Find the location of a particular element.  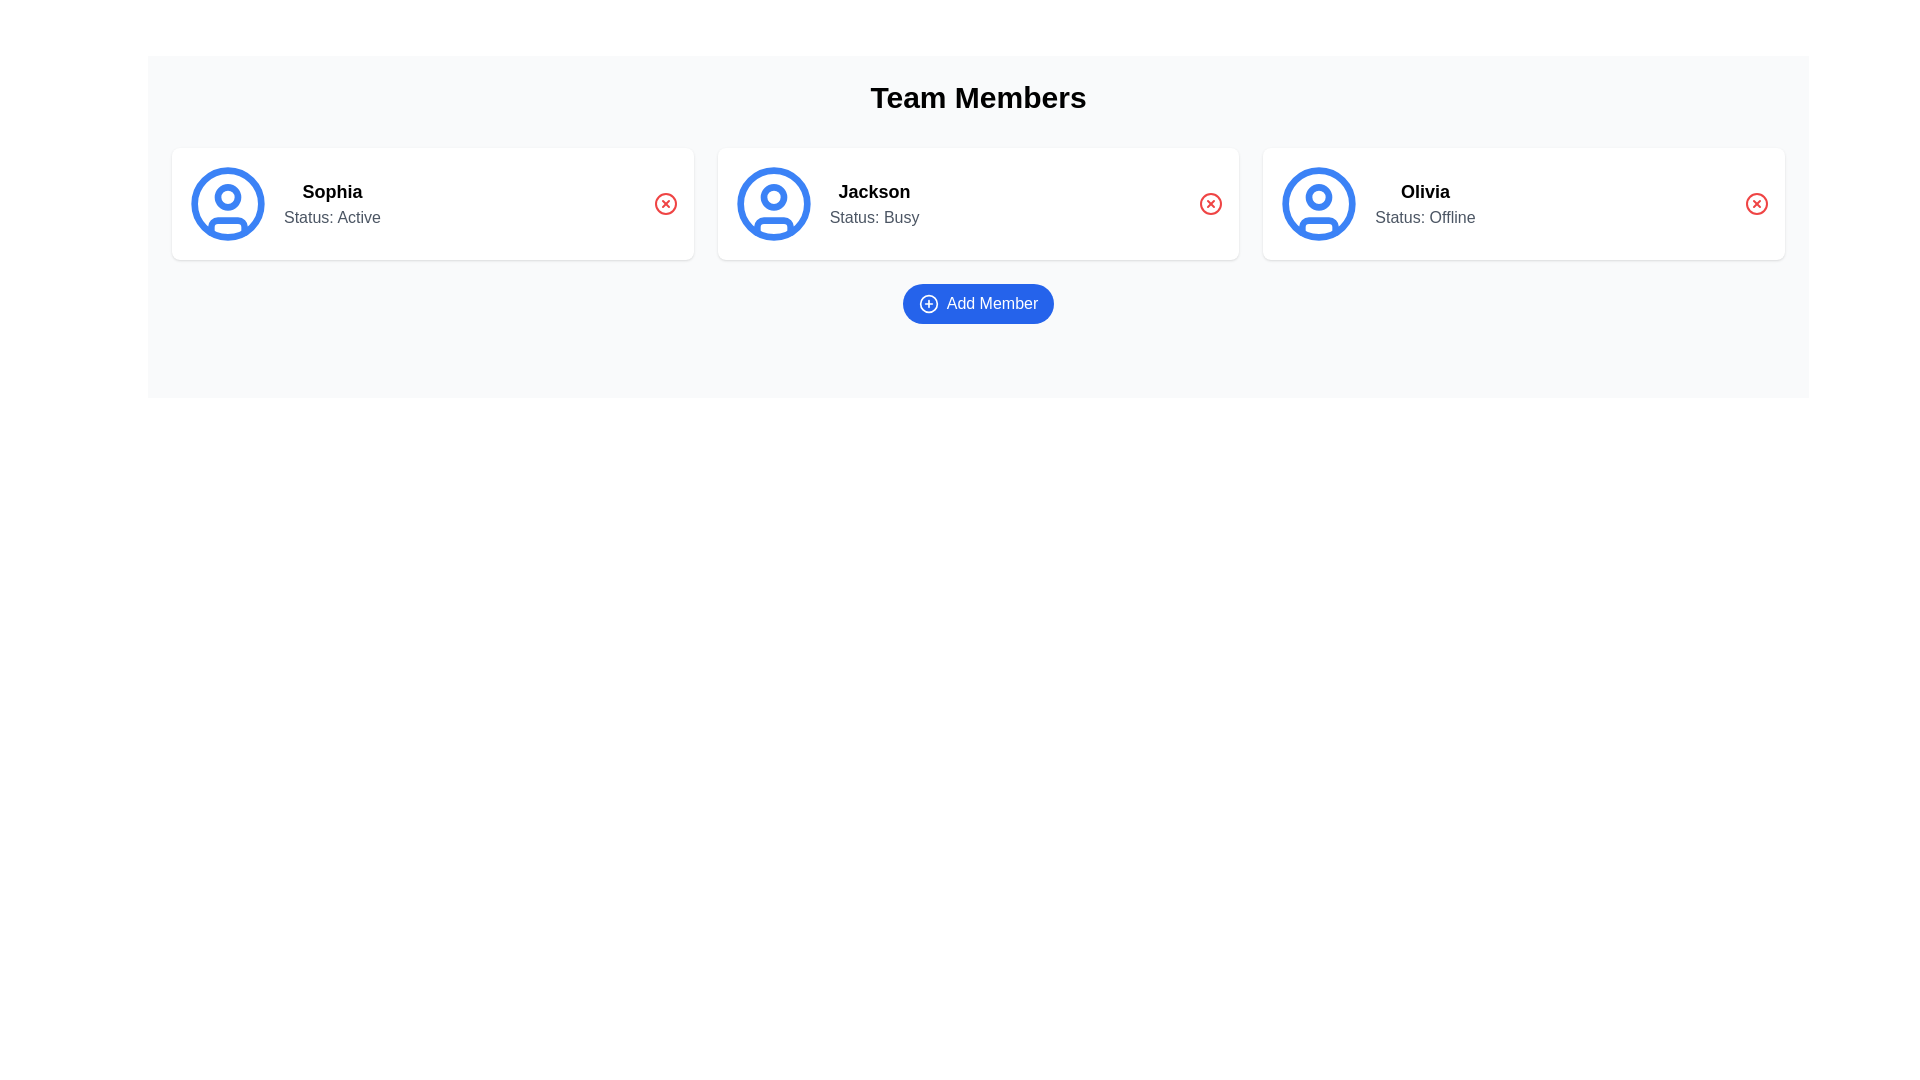

the user's profile information display component, which includes an icon and text, located under the 'Team Members' heading is located at coordinates (283, 204).